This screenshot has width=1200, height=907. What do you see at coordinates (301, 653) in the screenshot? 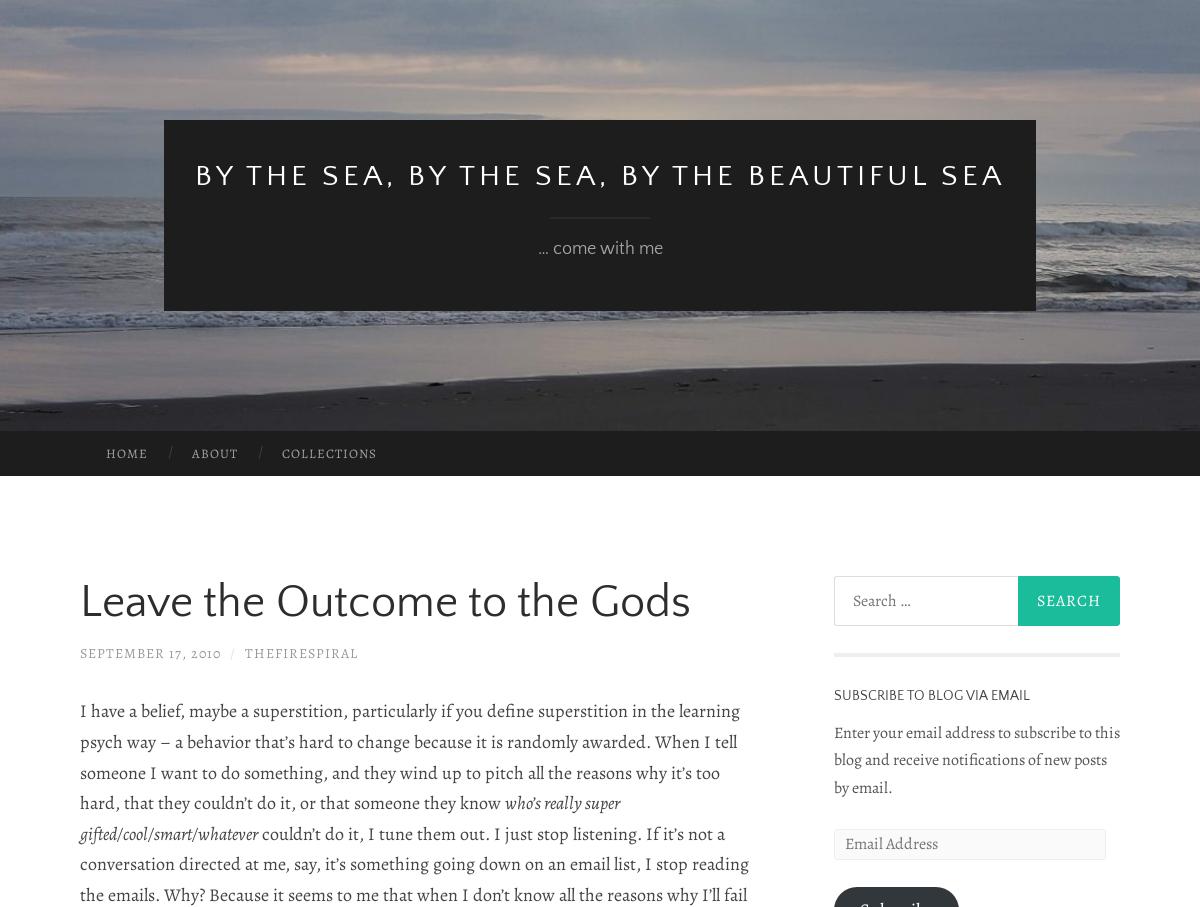
I see `'thefirespiral'` at bounding box center [301, 653].